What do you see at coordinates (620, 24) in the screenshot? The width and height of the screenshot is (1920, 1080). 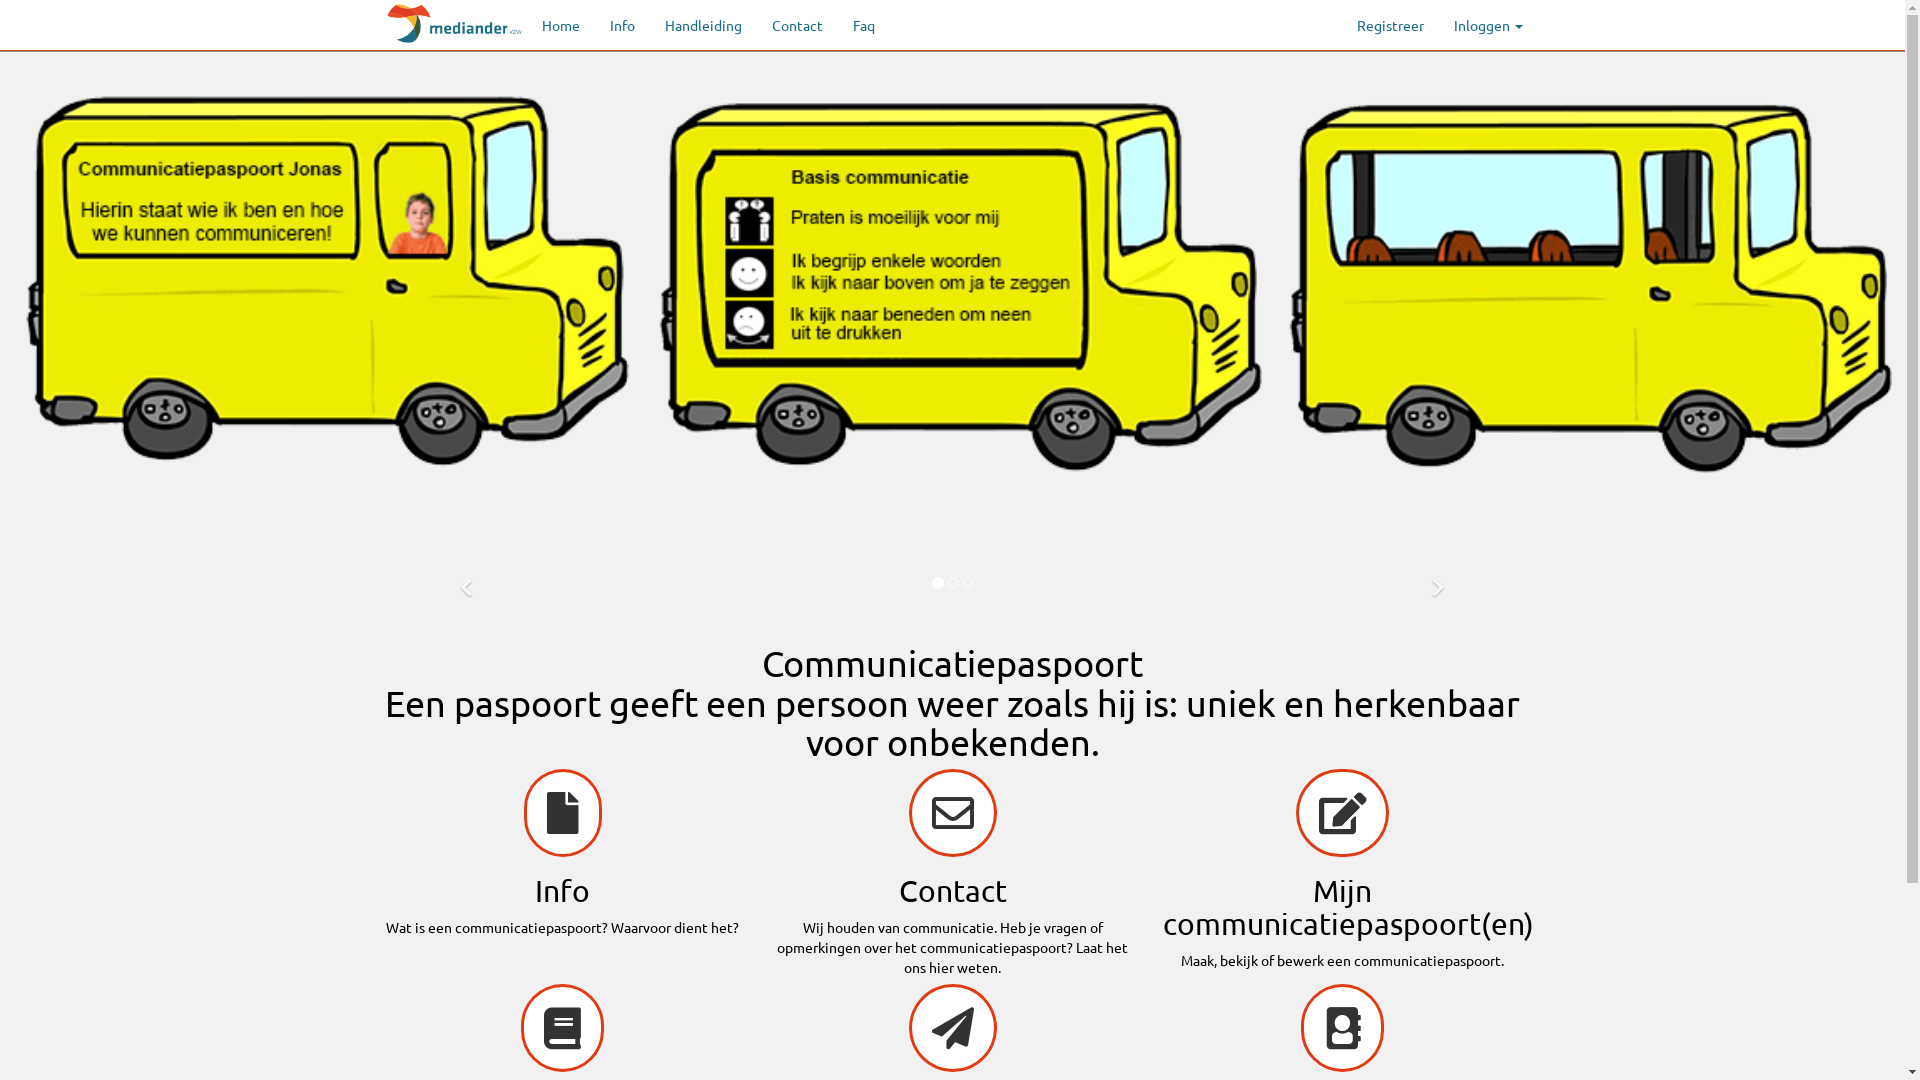 I see `'Info'` at bounding box center [620, 24].